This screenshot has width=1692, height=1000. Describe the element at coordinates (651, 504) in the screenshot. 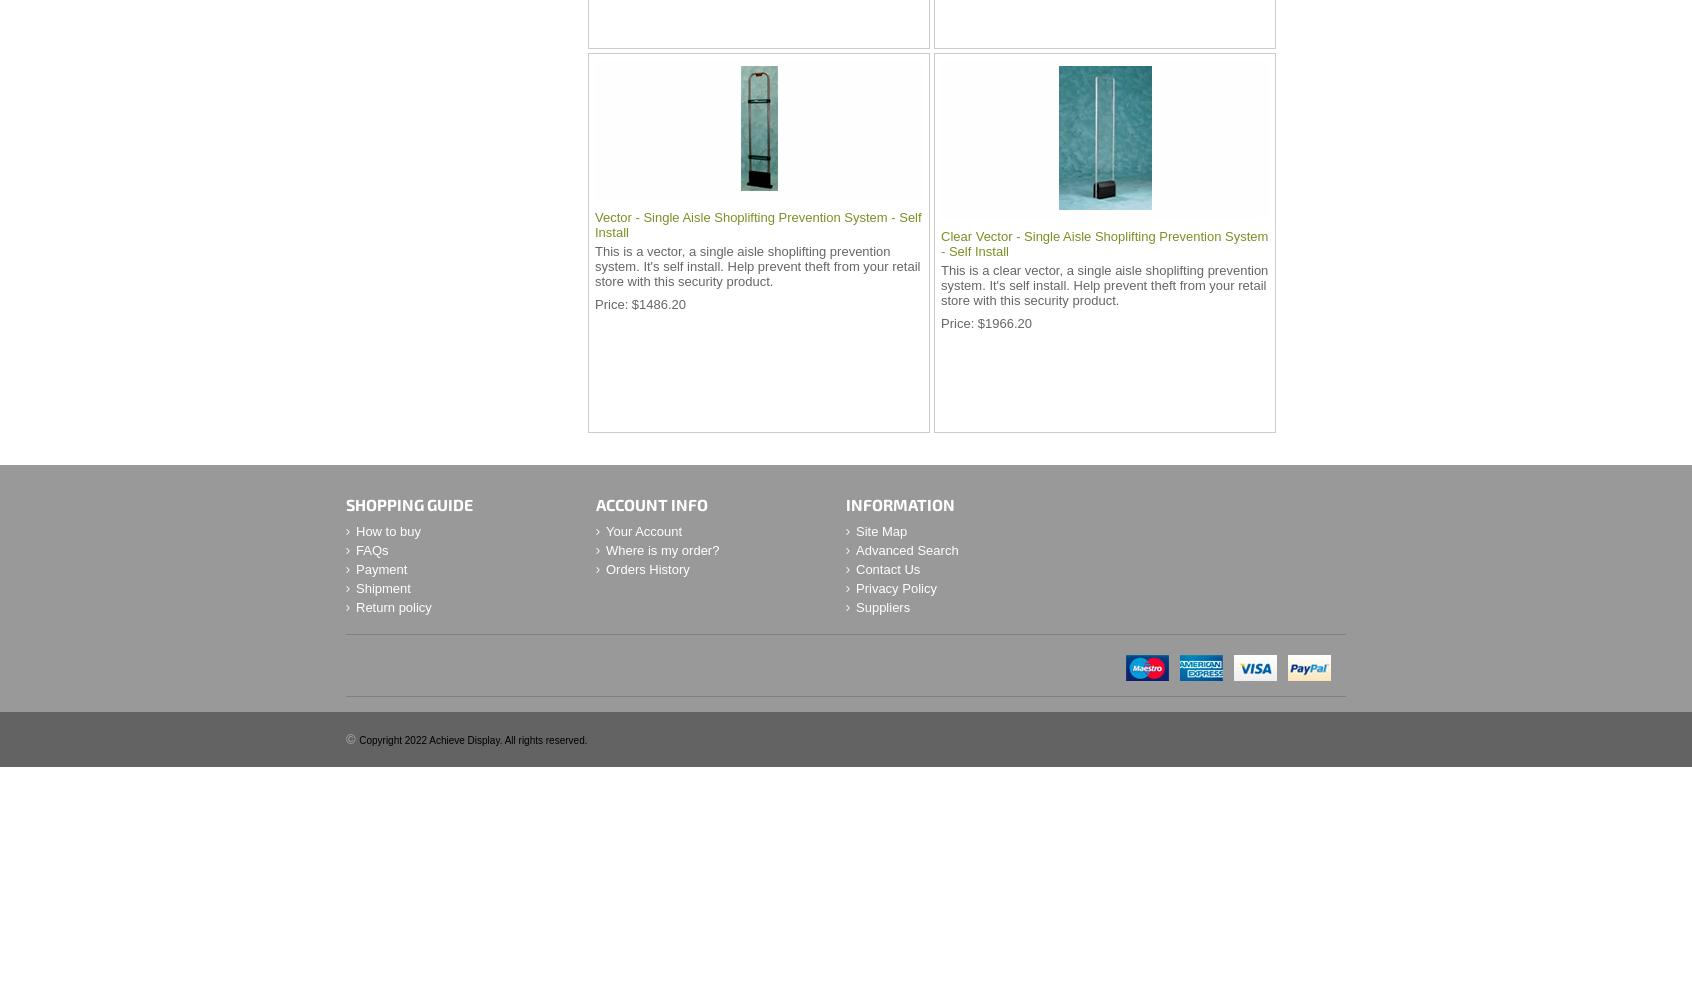

I see `'Account INFO'` at that location.